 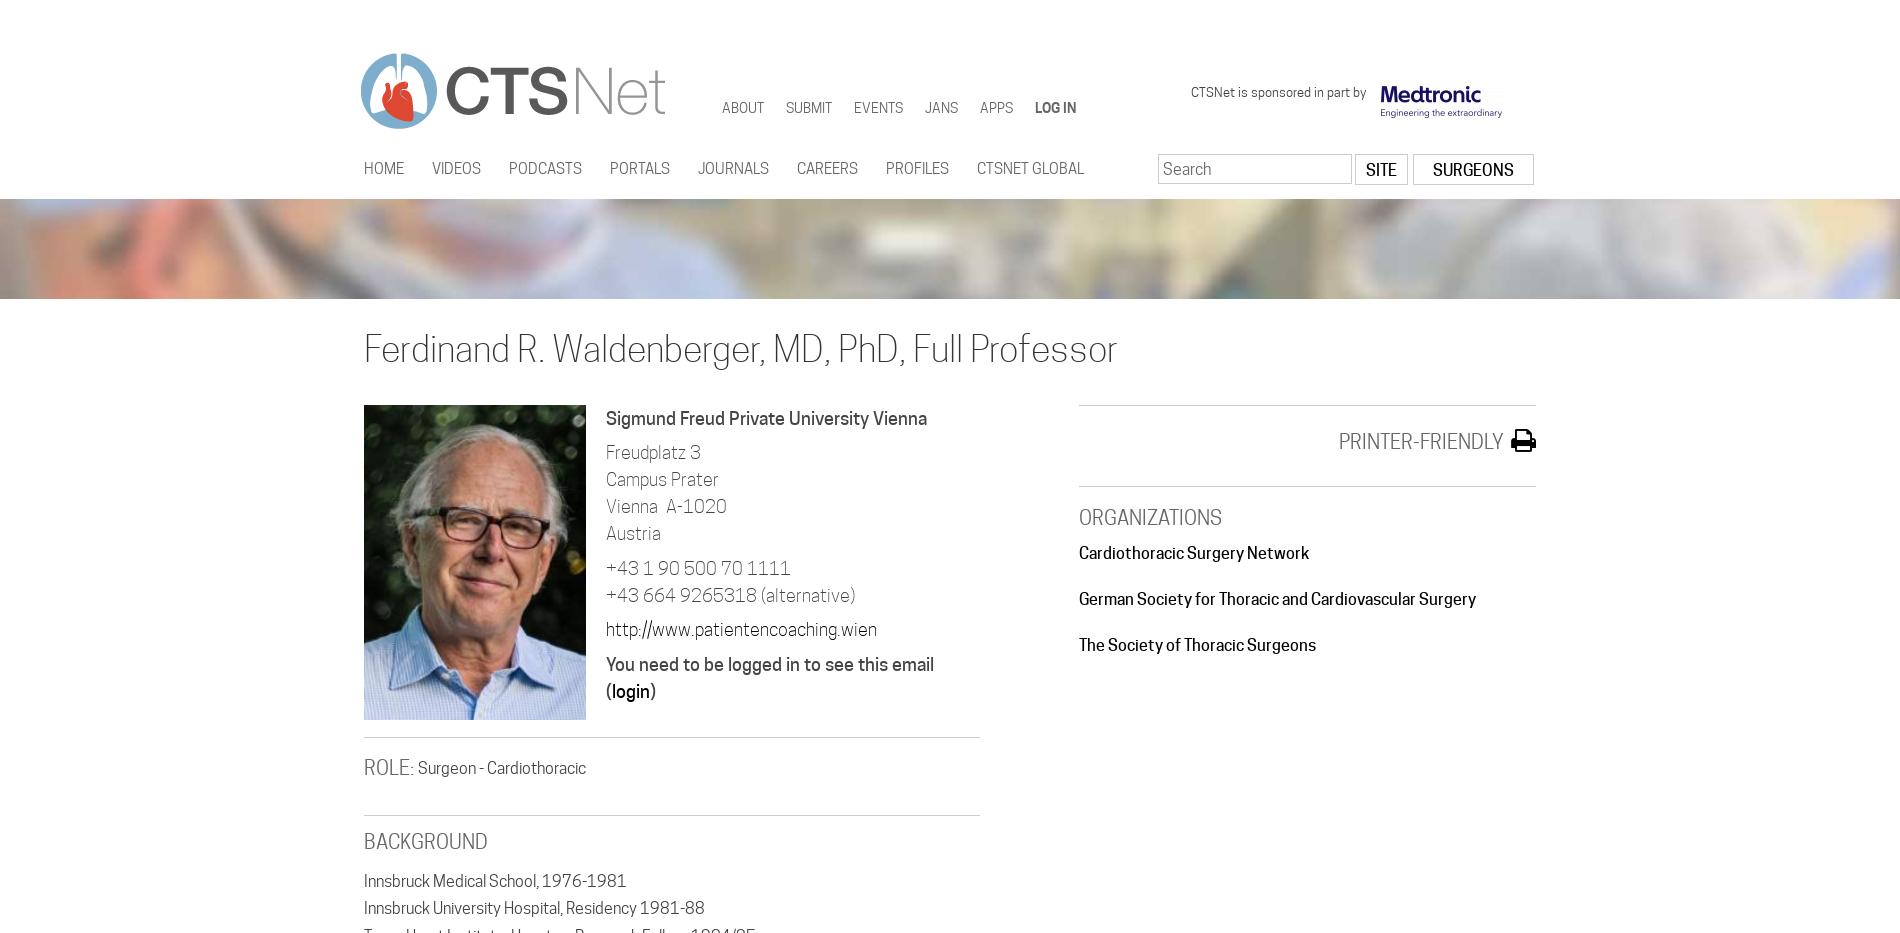 I want to click on 'Campus Prater', so click(x=662, y=479).